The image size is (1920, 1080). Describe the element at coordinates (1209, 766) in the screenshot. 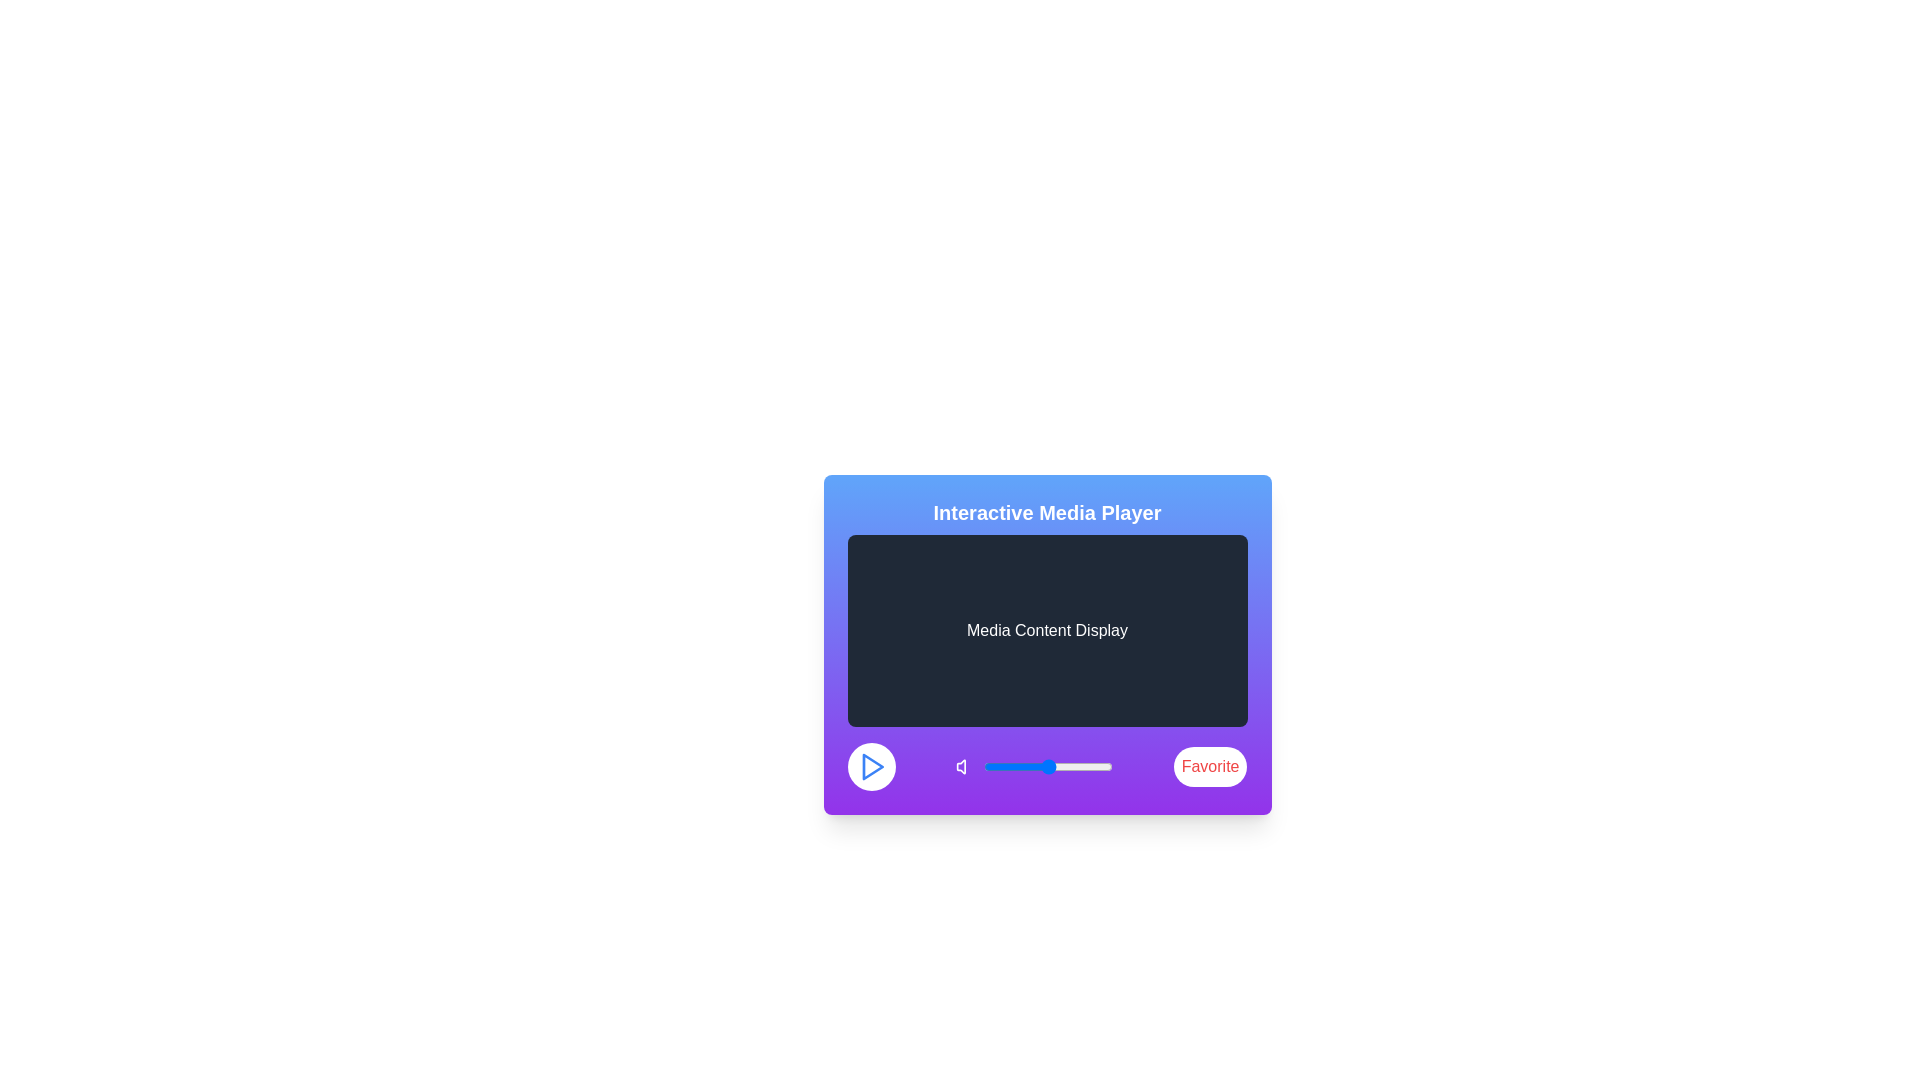

I see `the favorite button located at the bottom-right corner to register the media as a favorite` at that location.